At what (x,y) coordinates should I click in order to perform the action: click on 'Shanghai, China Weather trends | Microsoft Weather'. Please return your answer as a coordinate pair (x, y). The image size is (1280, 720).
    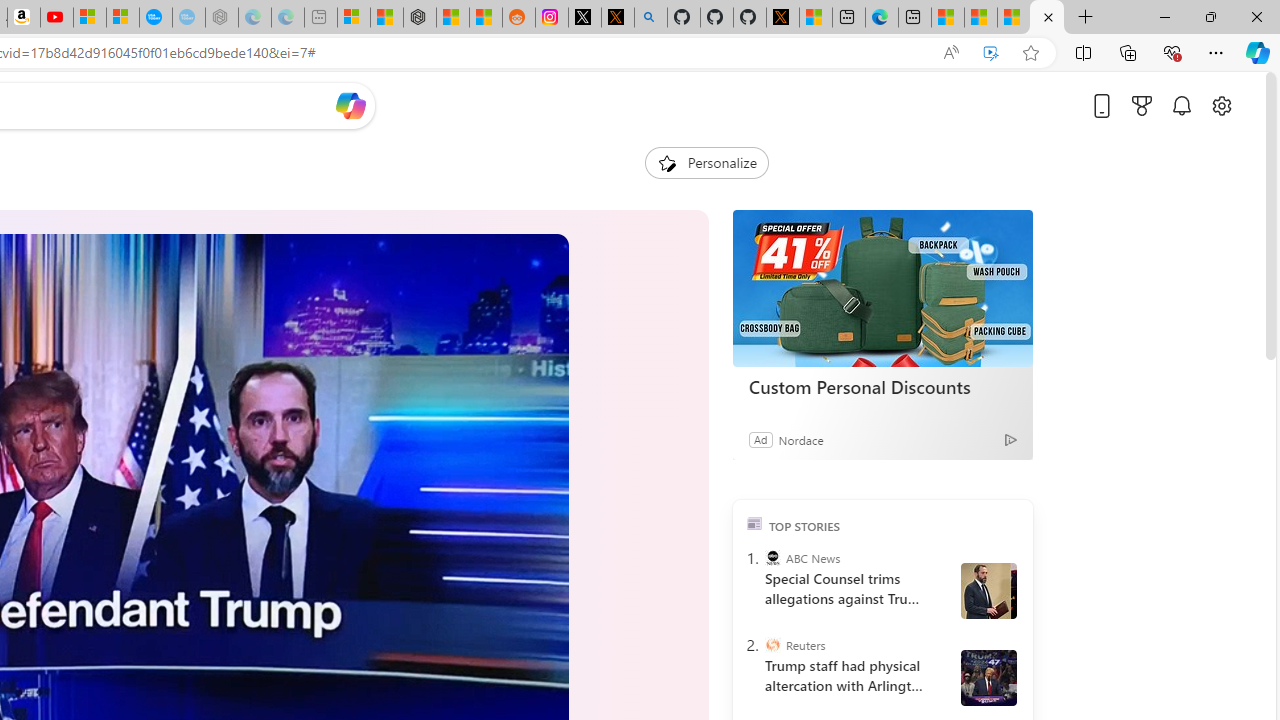
    Looking at the image, I should click on (485, 17).